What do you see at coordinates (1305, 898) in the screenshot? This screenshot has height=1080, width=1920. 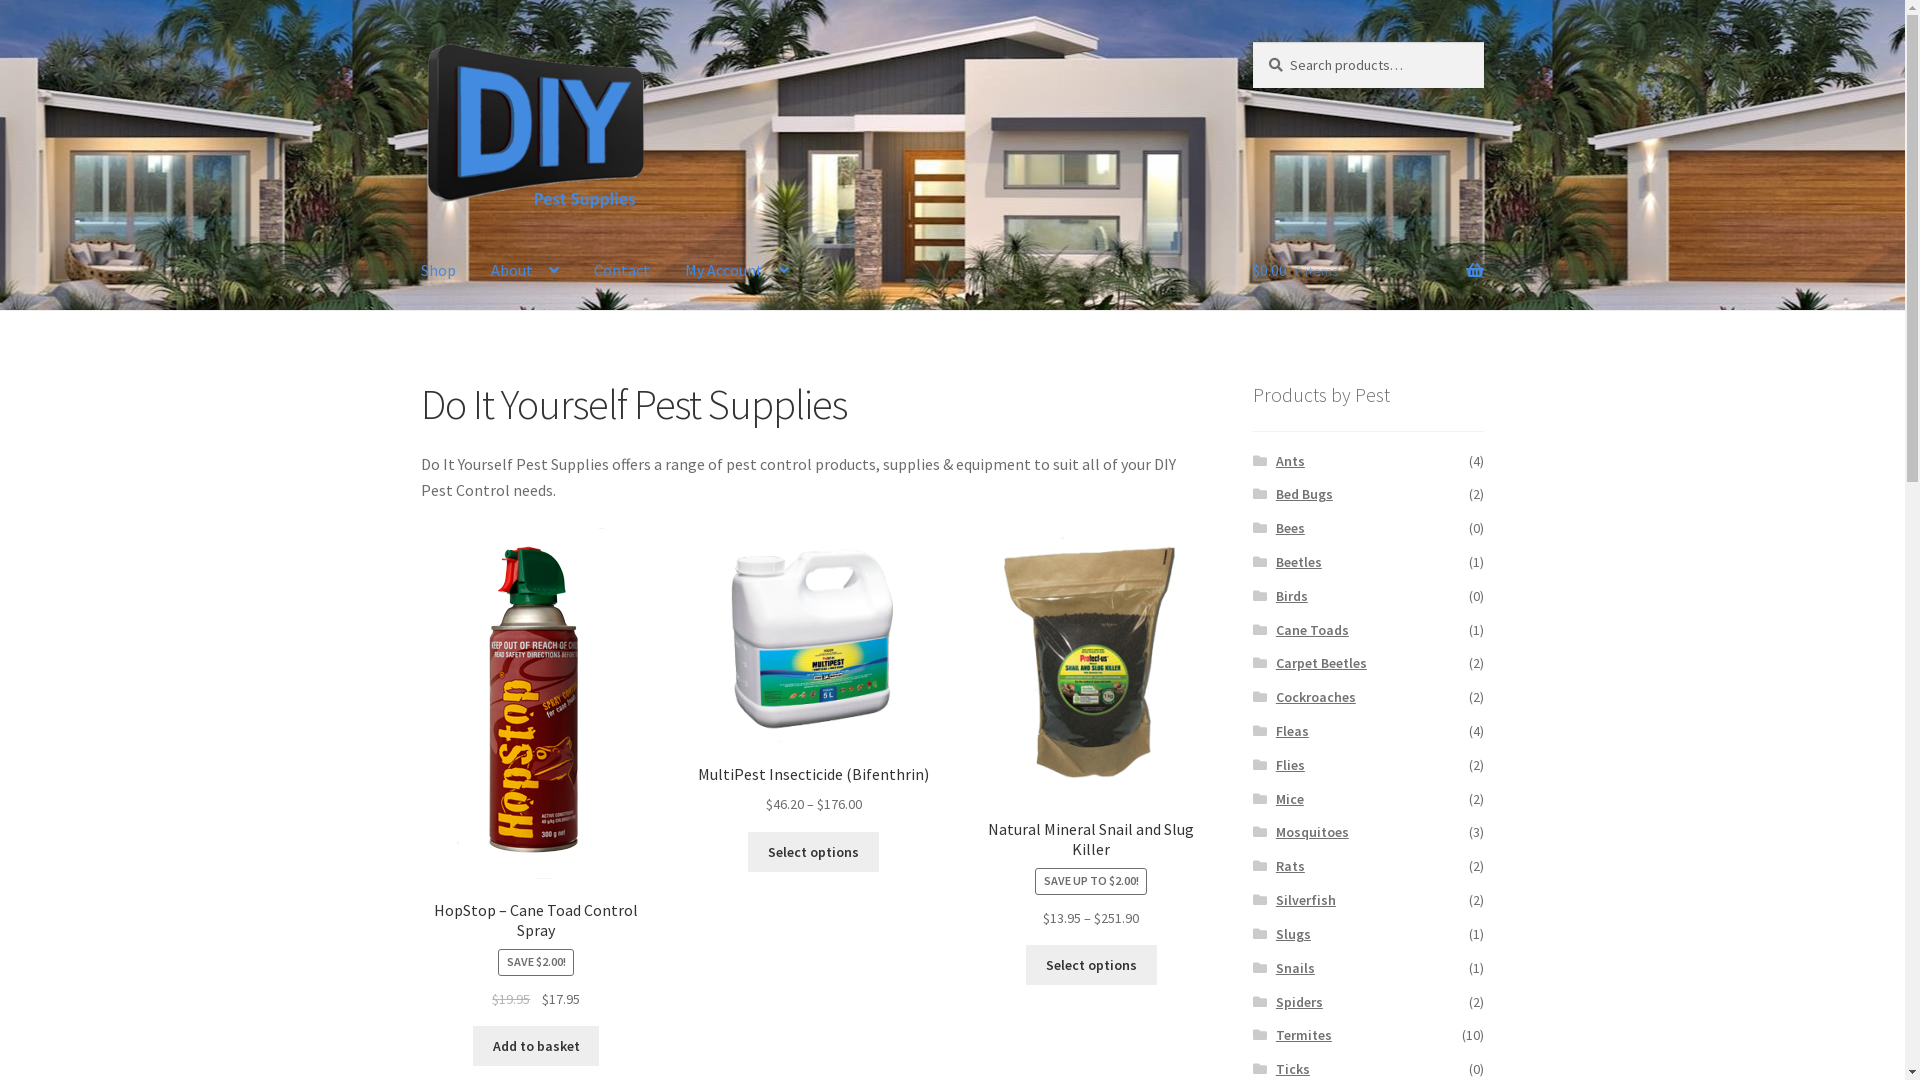 I see `'Silverfish'` at bounding box center [1305, 898].